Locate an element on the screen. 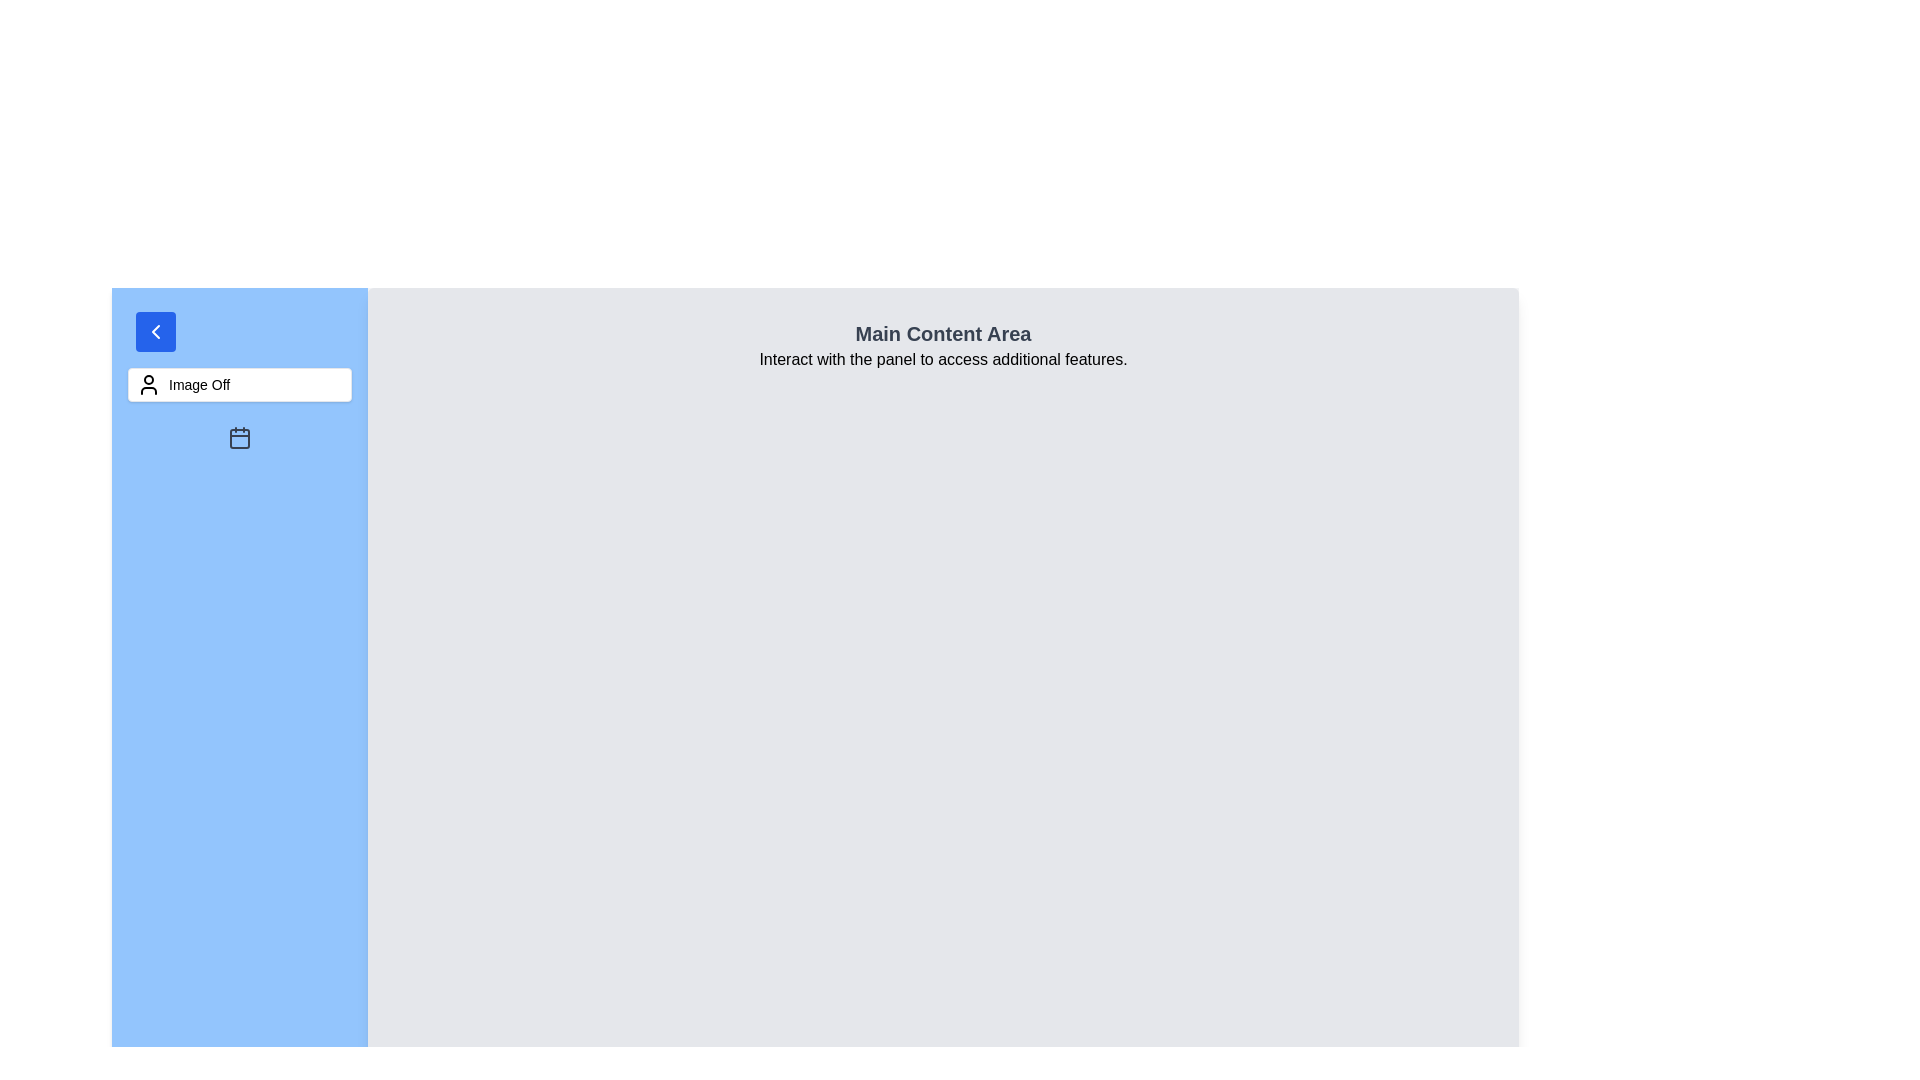 This screenshot has height=1080, width=1920. the left-pointing chevron icon inside the rounded blue button at the top-left corner of the sidebar is located at coordinates (155, 330).